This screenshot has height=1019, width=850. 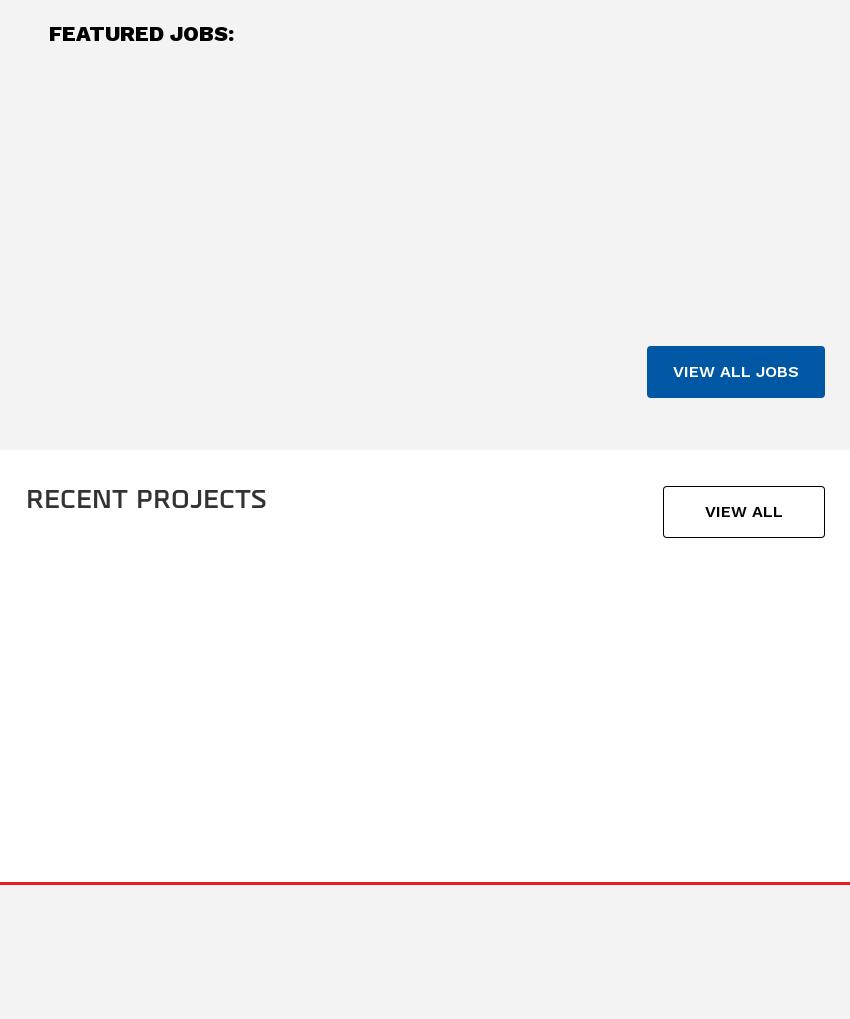 What do you see at coordinates (729, 740) in the screenshot?
I see `'Bio-Pharma Plant & Pipework »'` at bounding box center [729, 740].